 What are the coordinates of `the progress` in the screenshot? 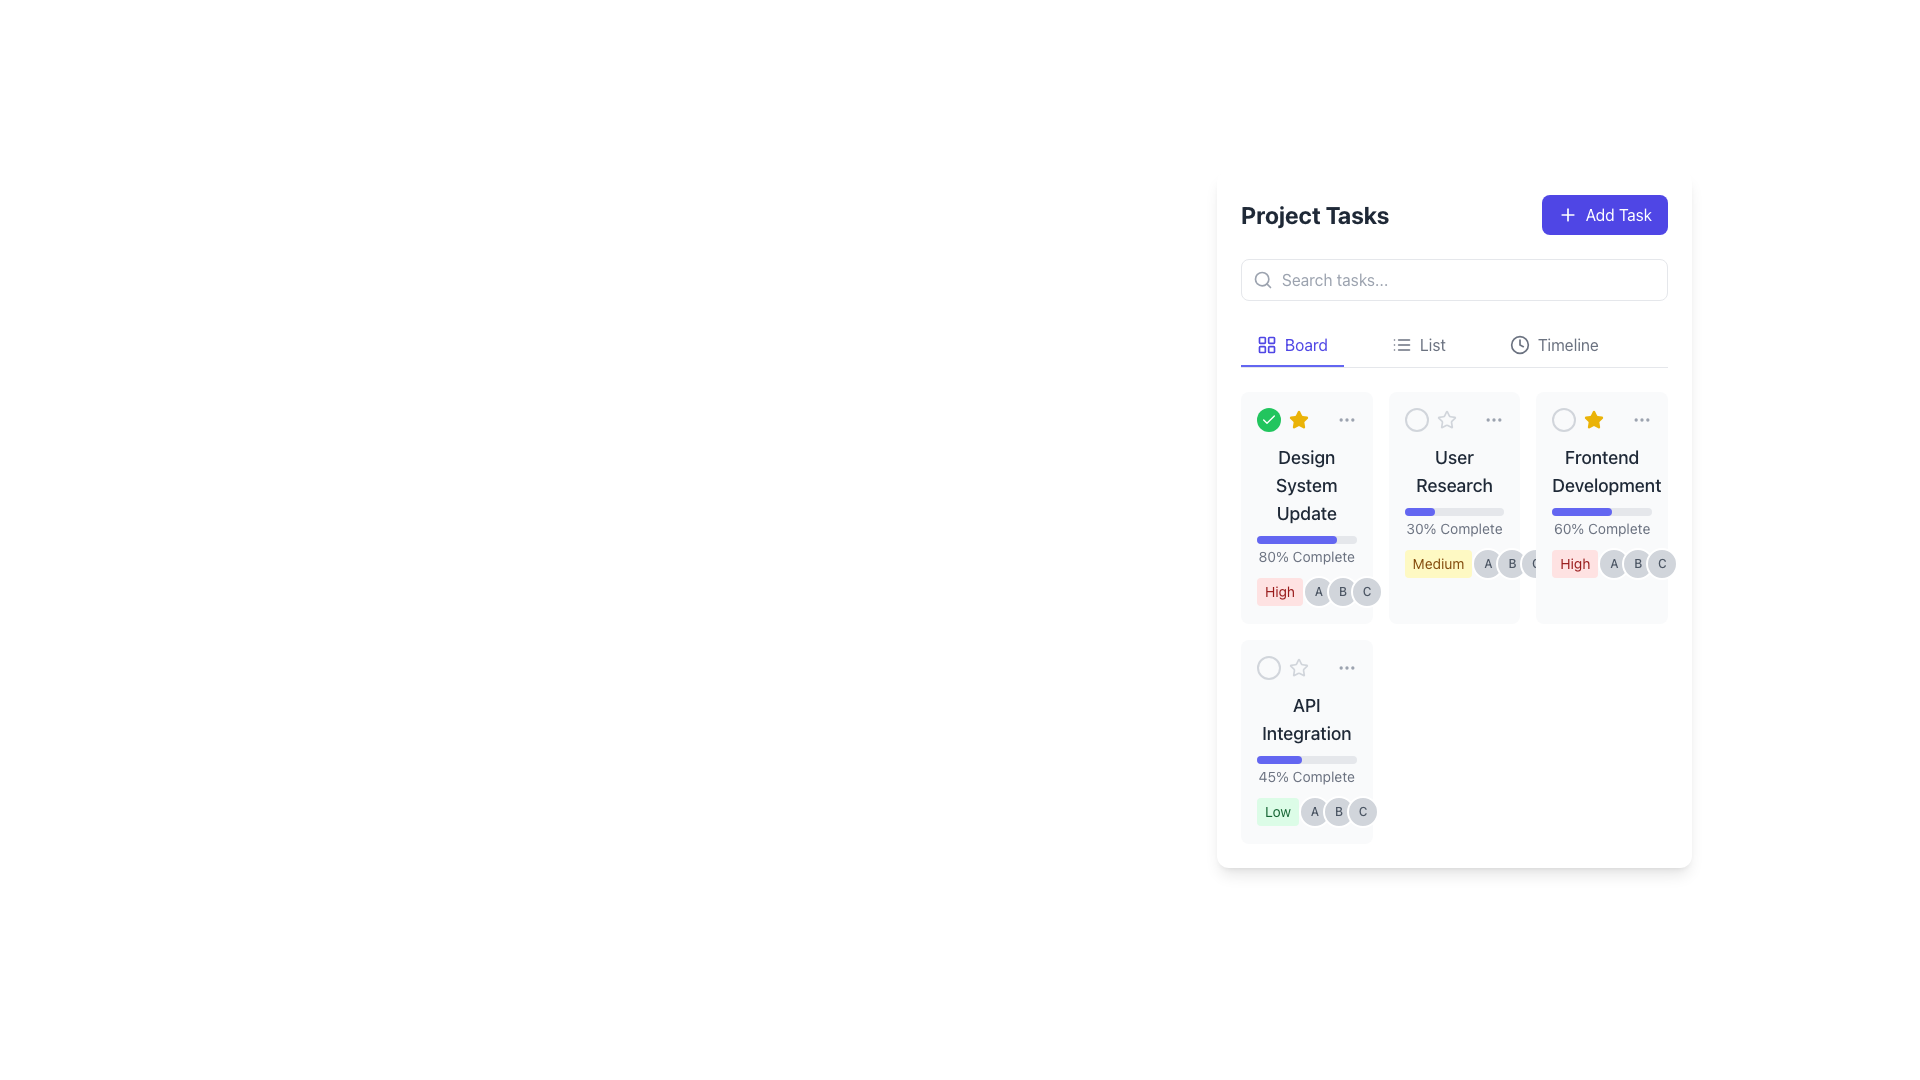 It's located at (1570, 511).